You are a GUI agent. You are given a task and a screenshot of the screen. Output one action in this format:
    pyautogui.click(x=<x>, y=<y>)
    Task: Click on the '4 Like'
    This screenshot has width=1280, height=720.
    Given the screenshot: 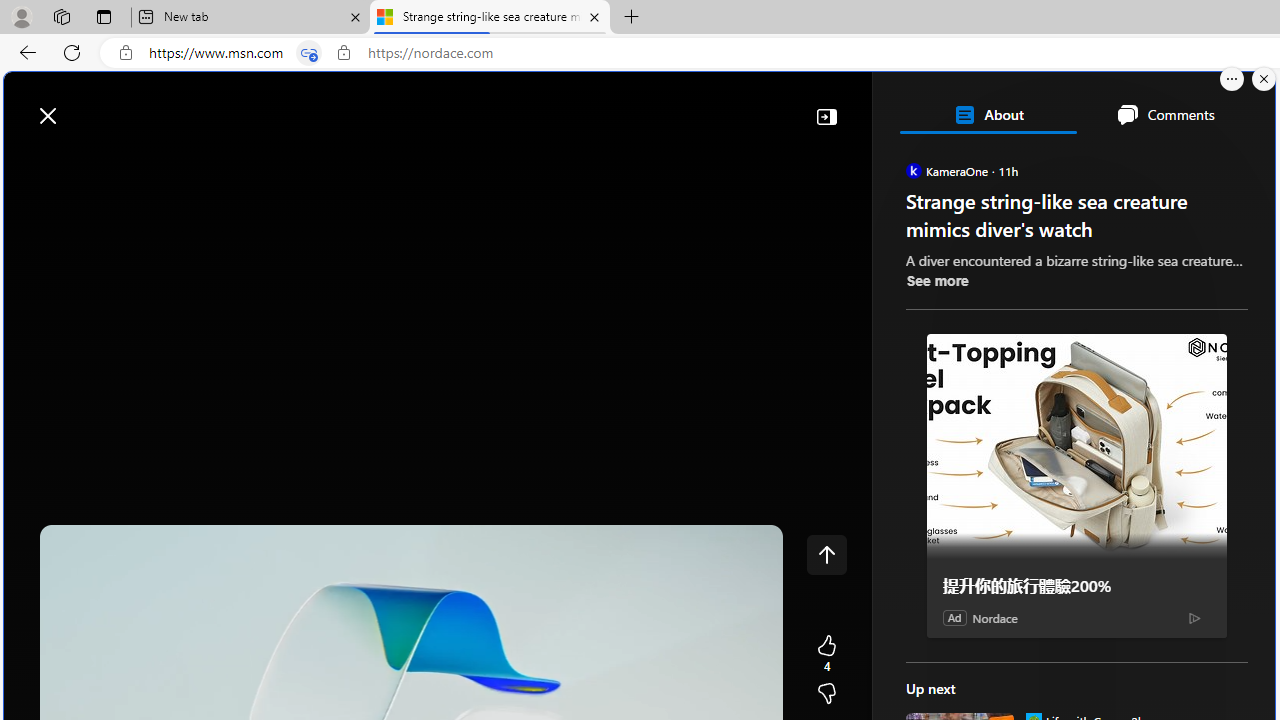 What is the action you would take?
    pyautogui.click(x=826, y=654)
    